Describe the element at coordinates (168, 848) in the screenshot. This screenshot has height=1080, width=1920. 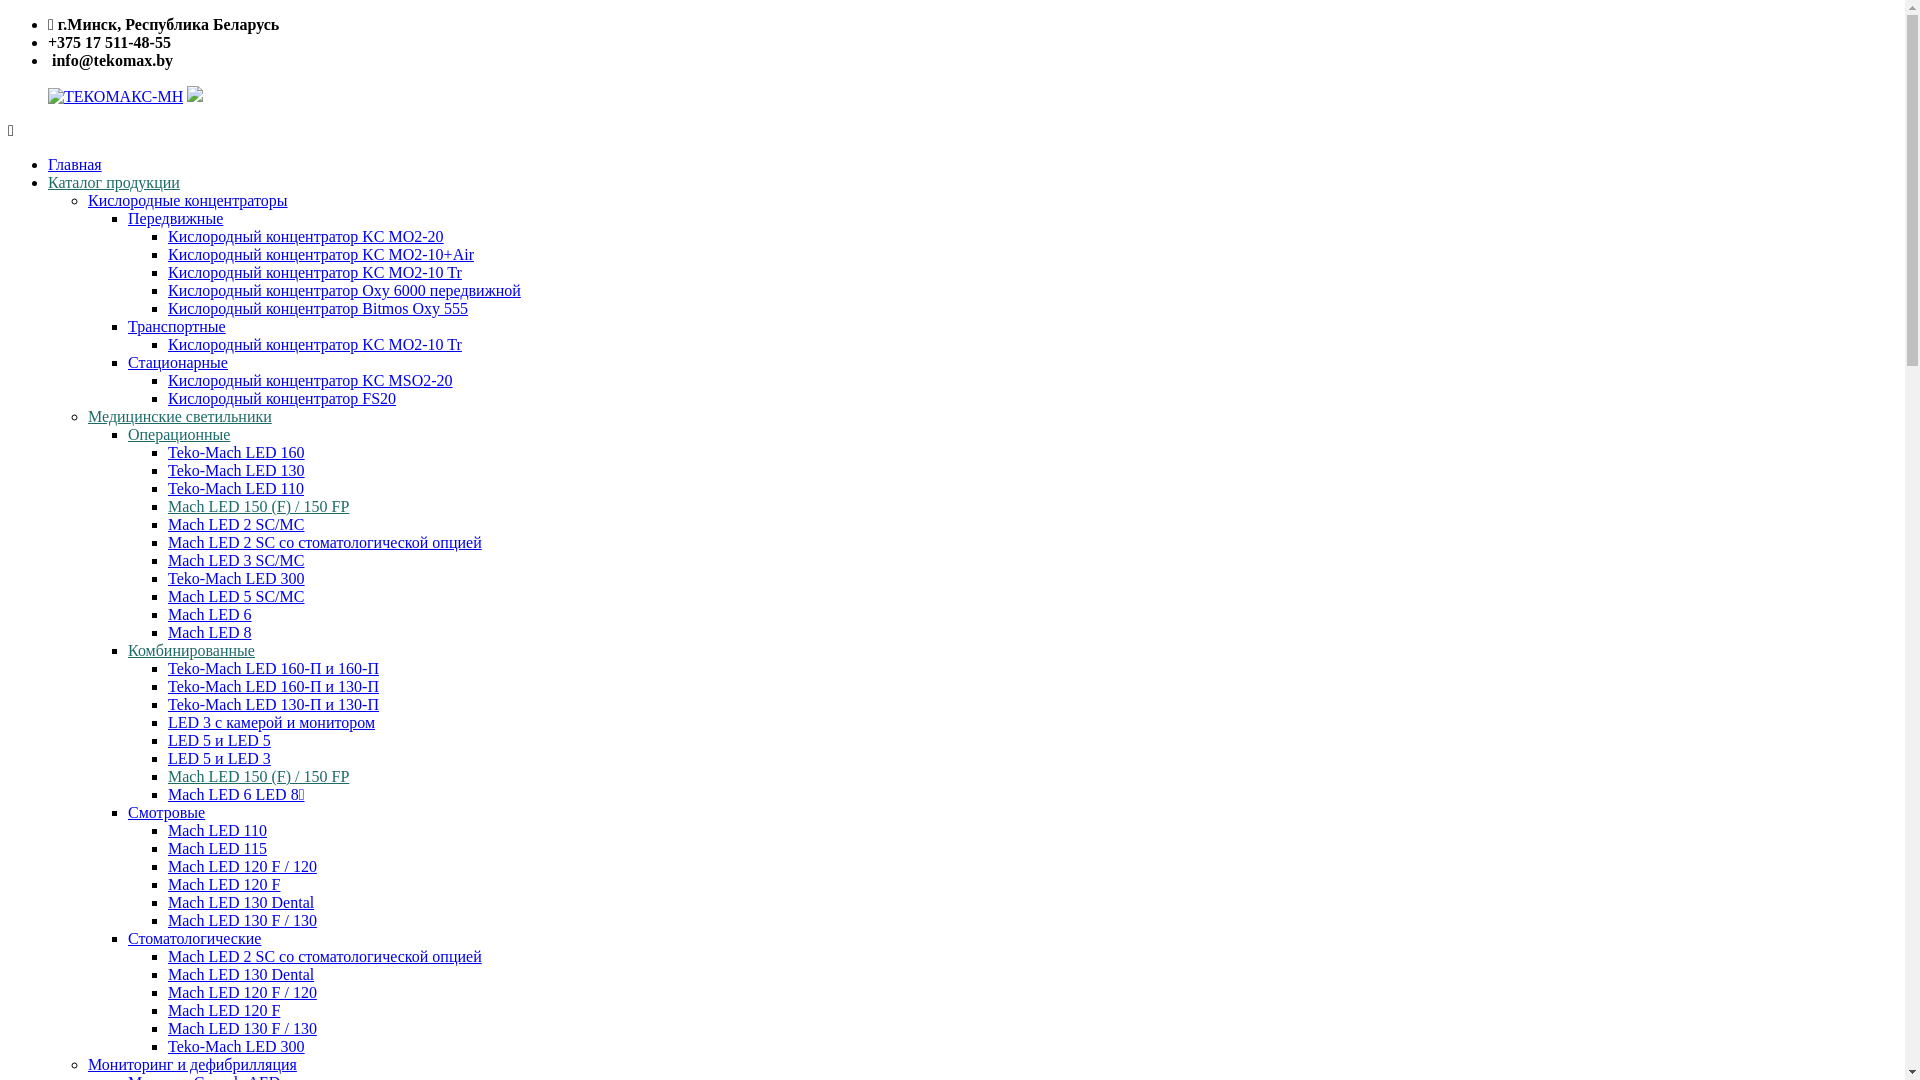
I see `'Mach LED 115'` at that location.